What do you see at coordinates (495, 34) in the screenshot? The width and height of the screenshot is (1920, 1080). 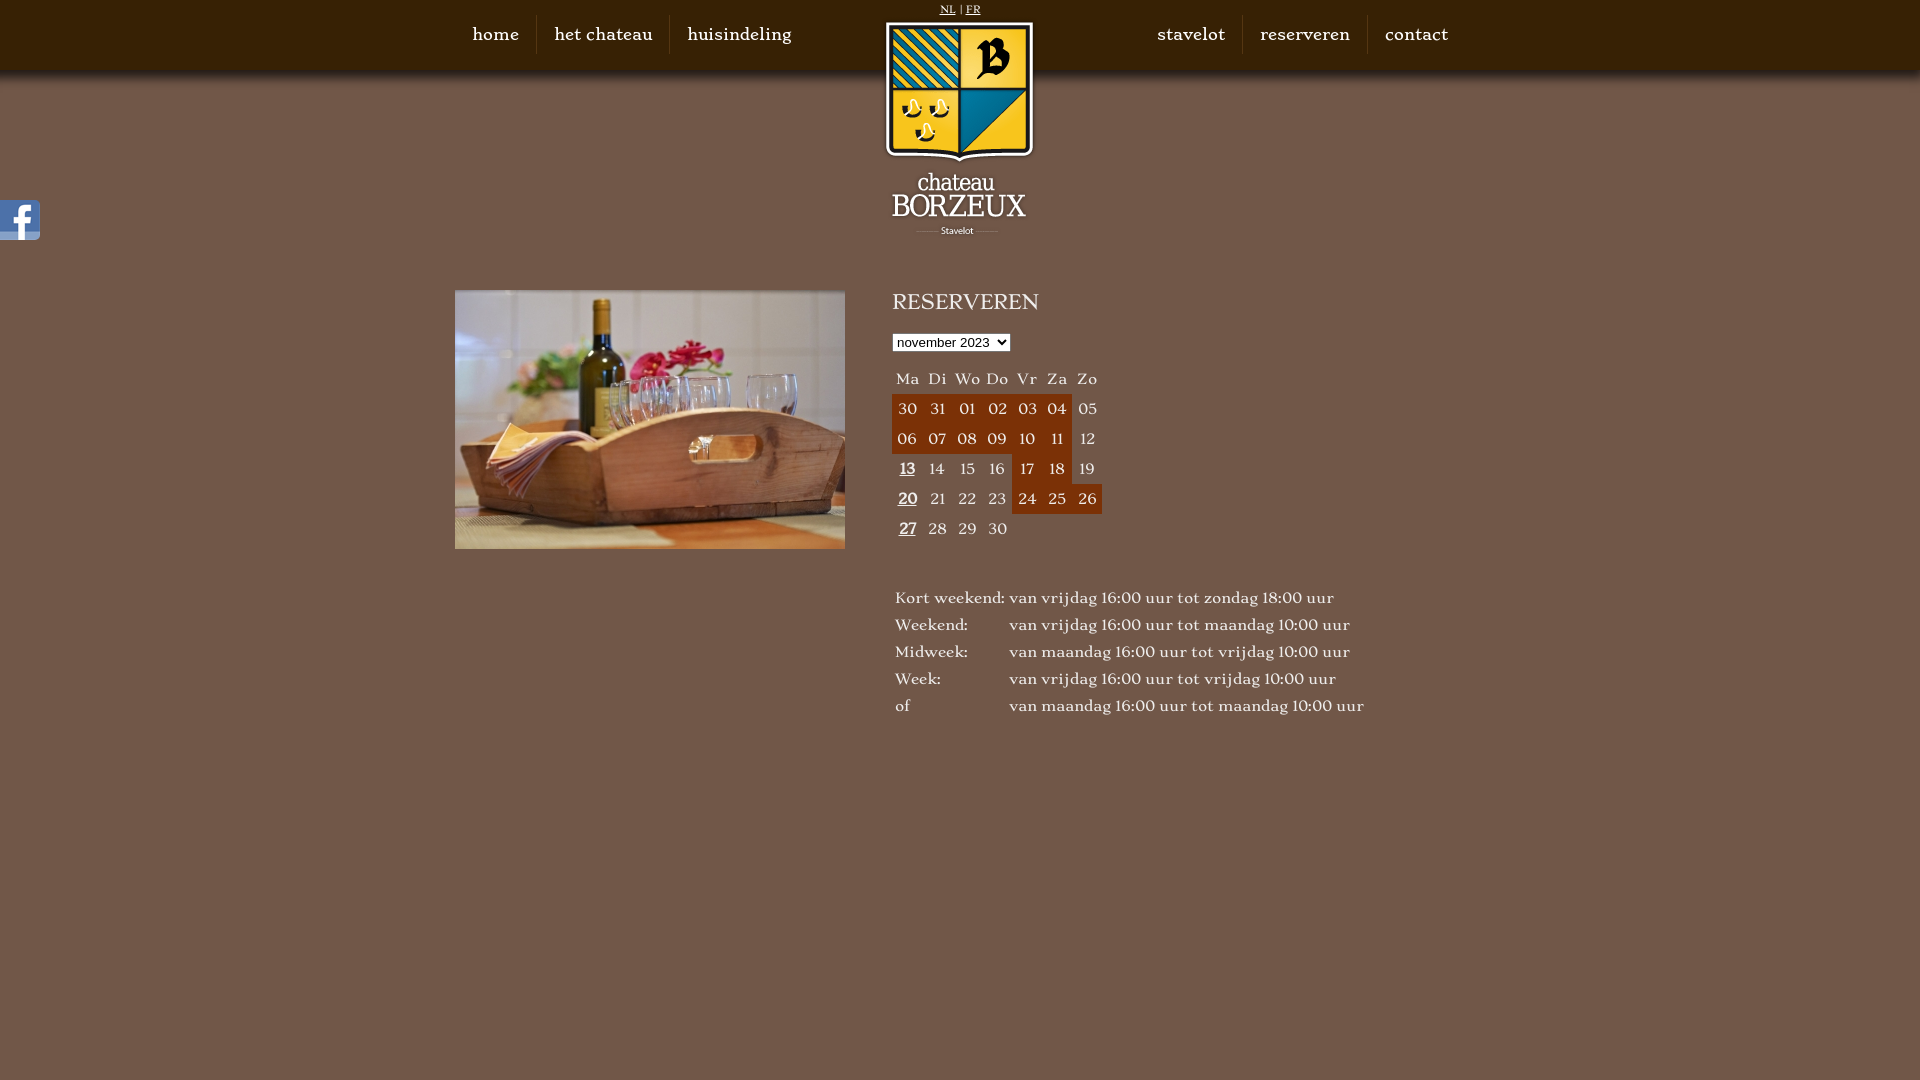 I see `'home'` at bounding box center [495, 34].